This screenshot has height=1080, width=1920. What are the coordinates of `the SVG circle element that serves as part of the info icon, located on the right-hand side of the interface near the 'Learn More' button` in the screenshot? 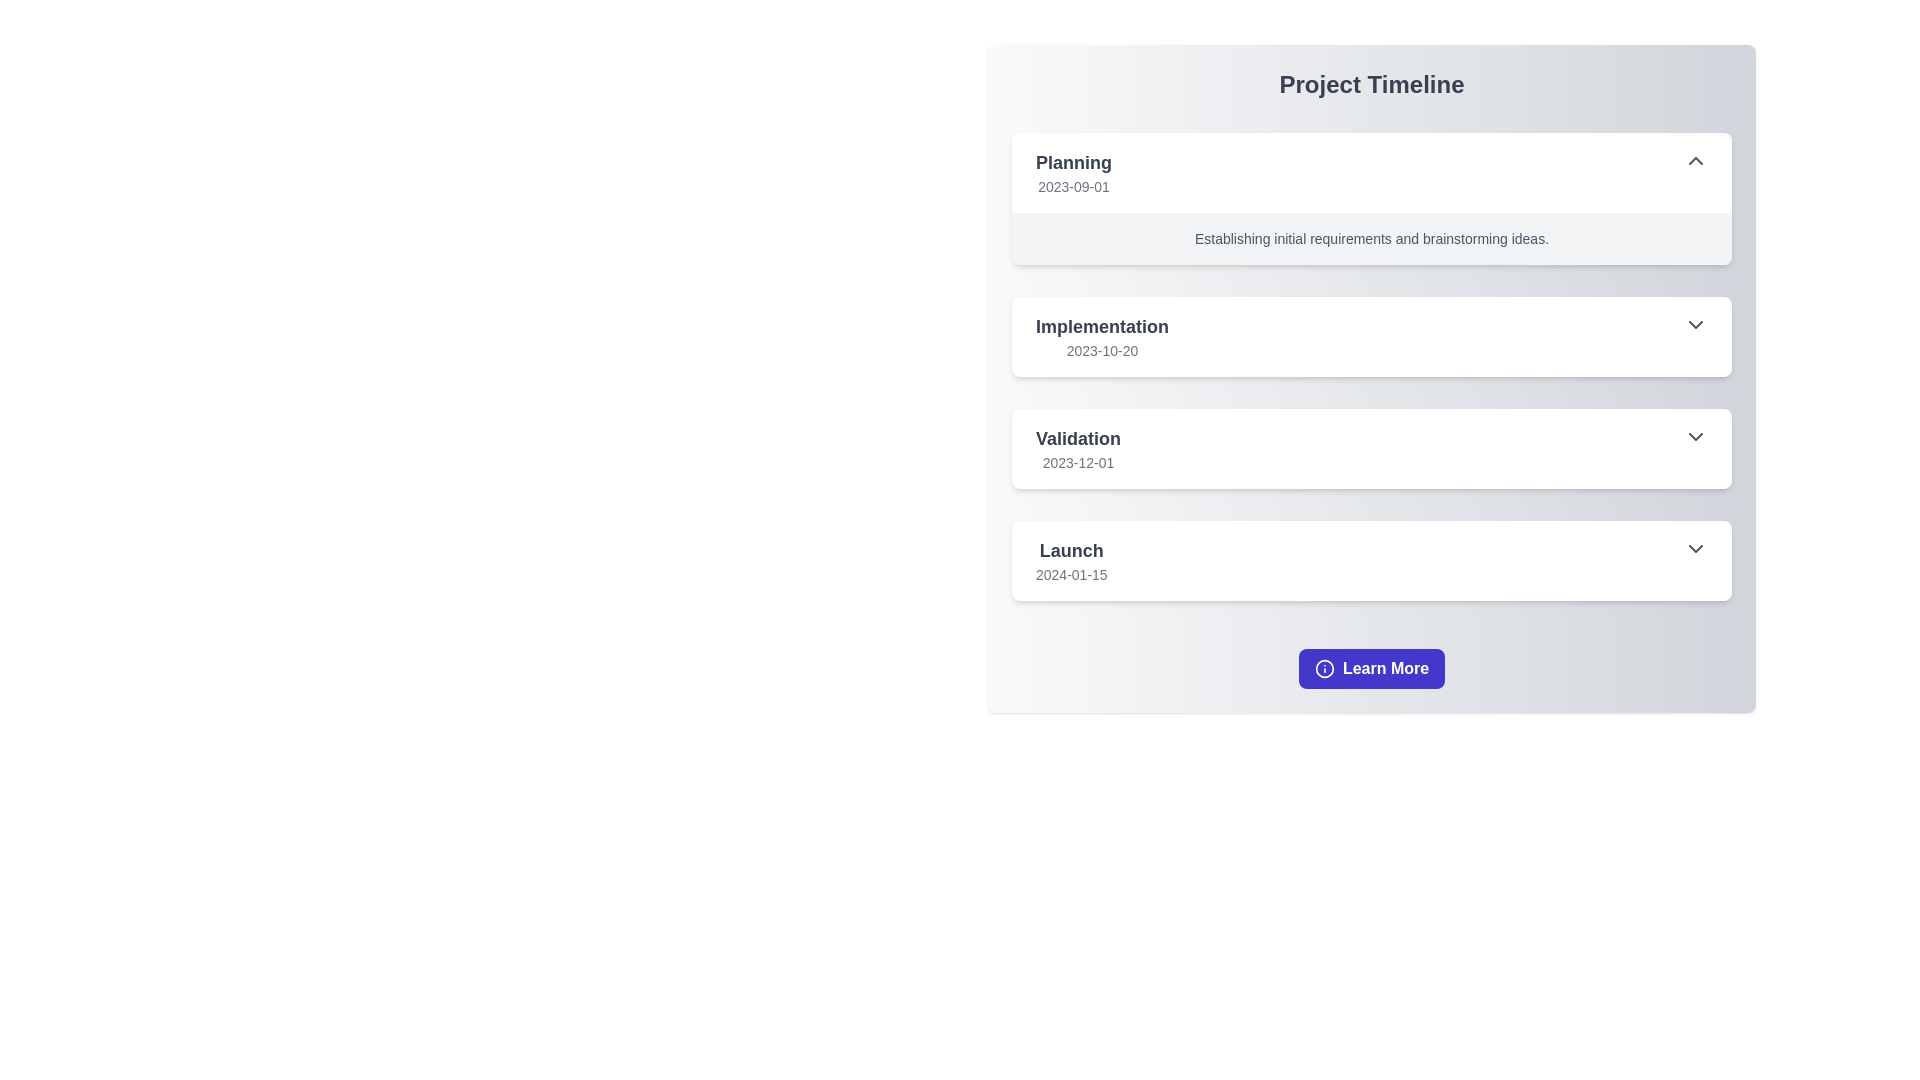 It's located at (1324, 668).